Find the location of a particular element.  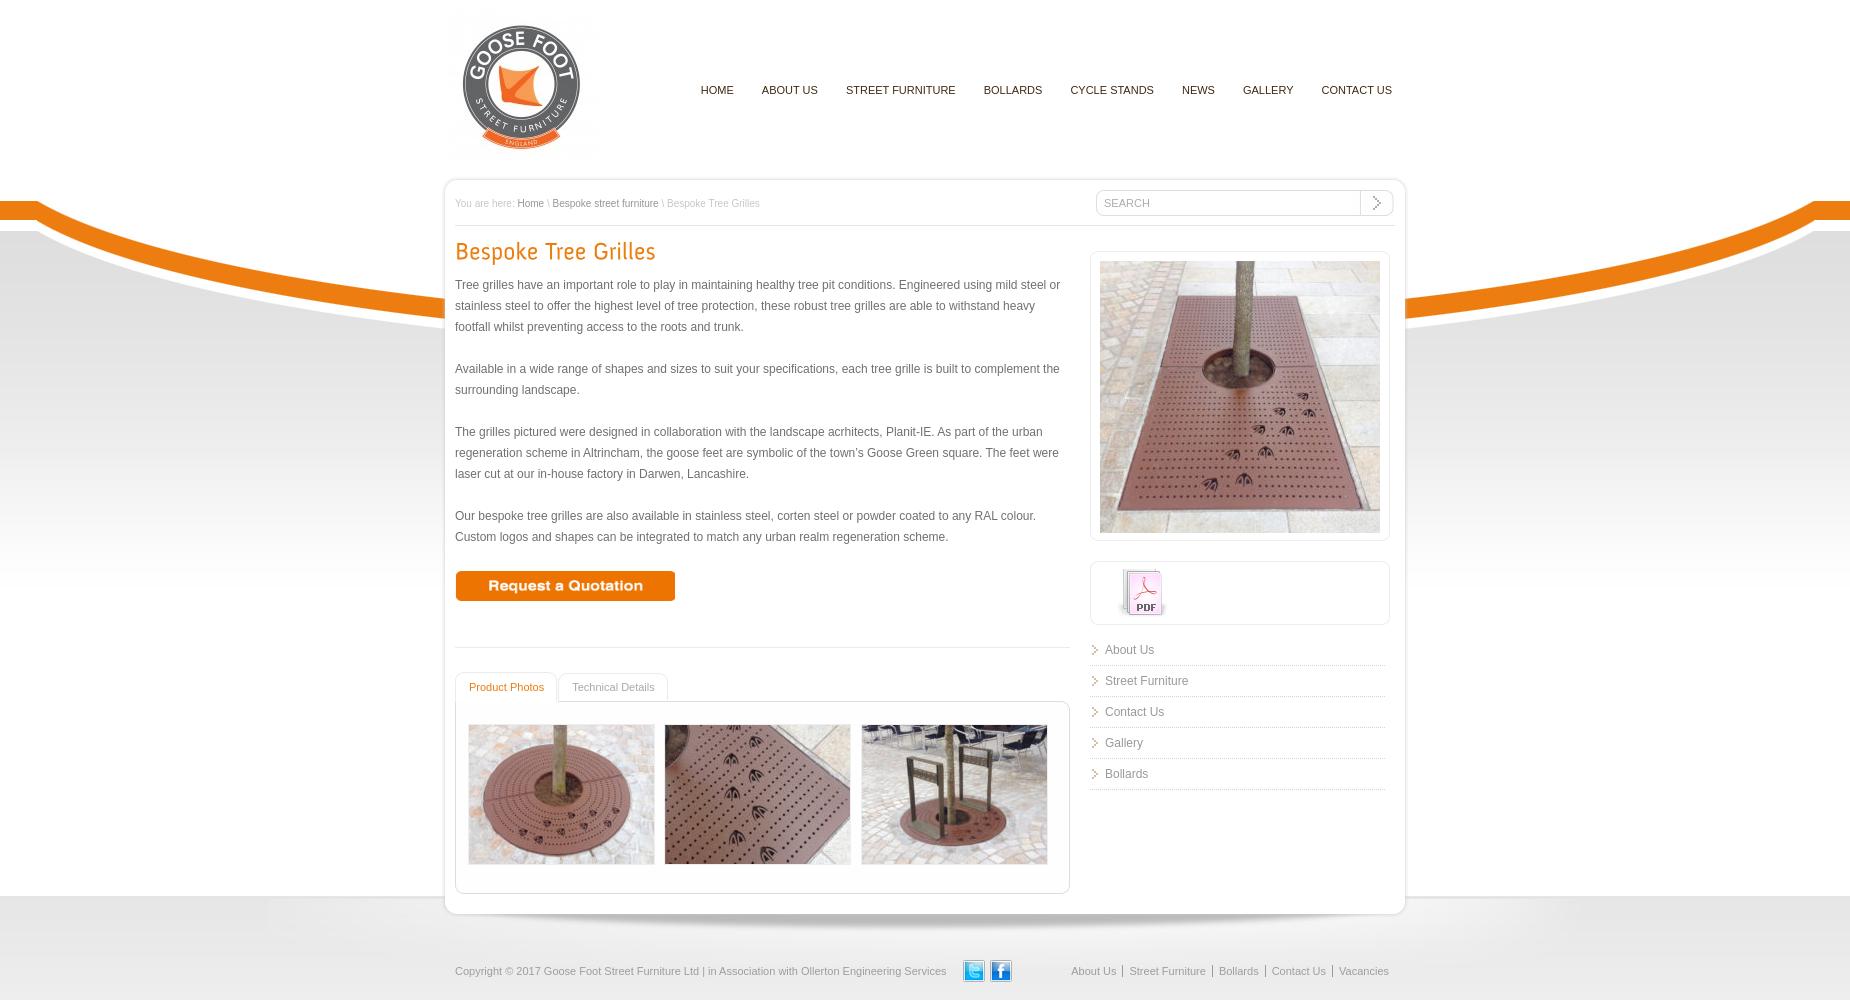

'\ Bespoke Tree Grilles' is located at coordinates (708, 202).